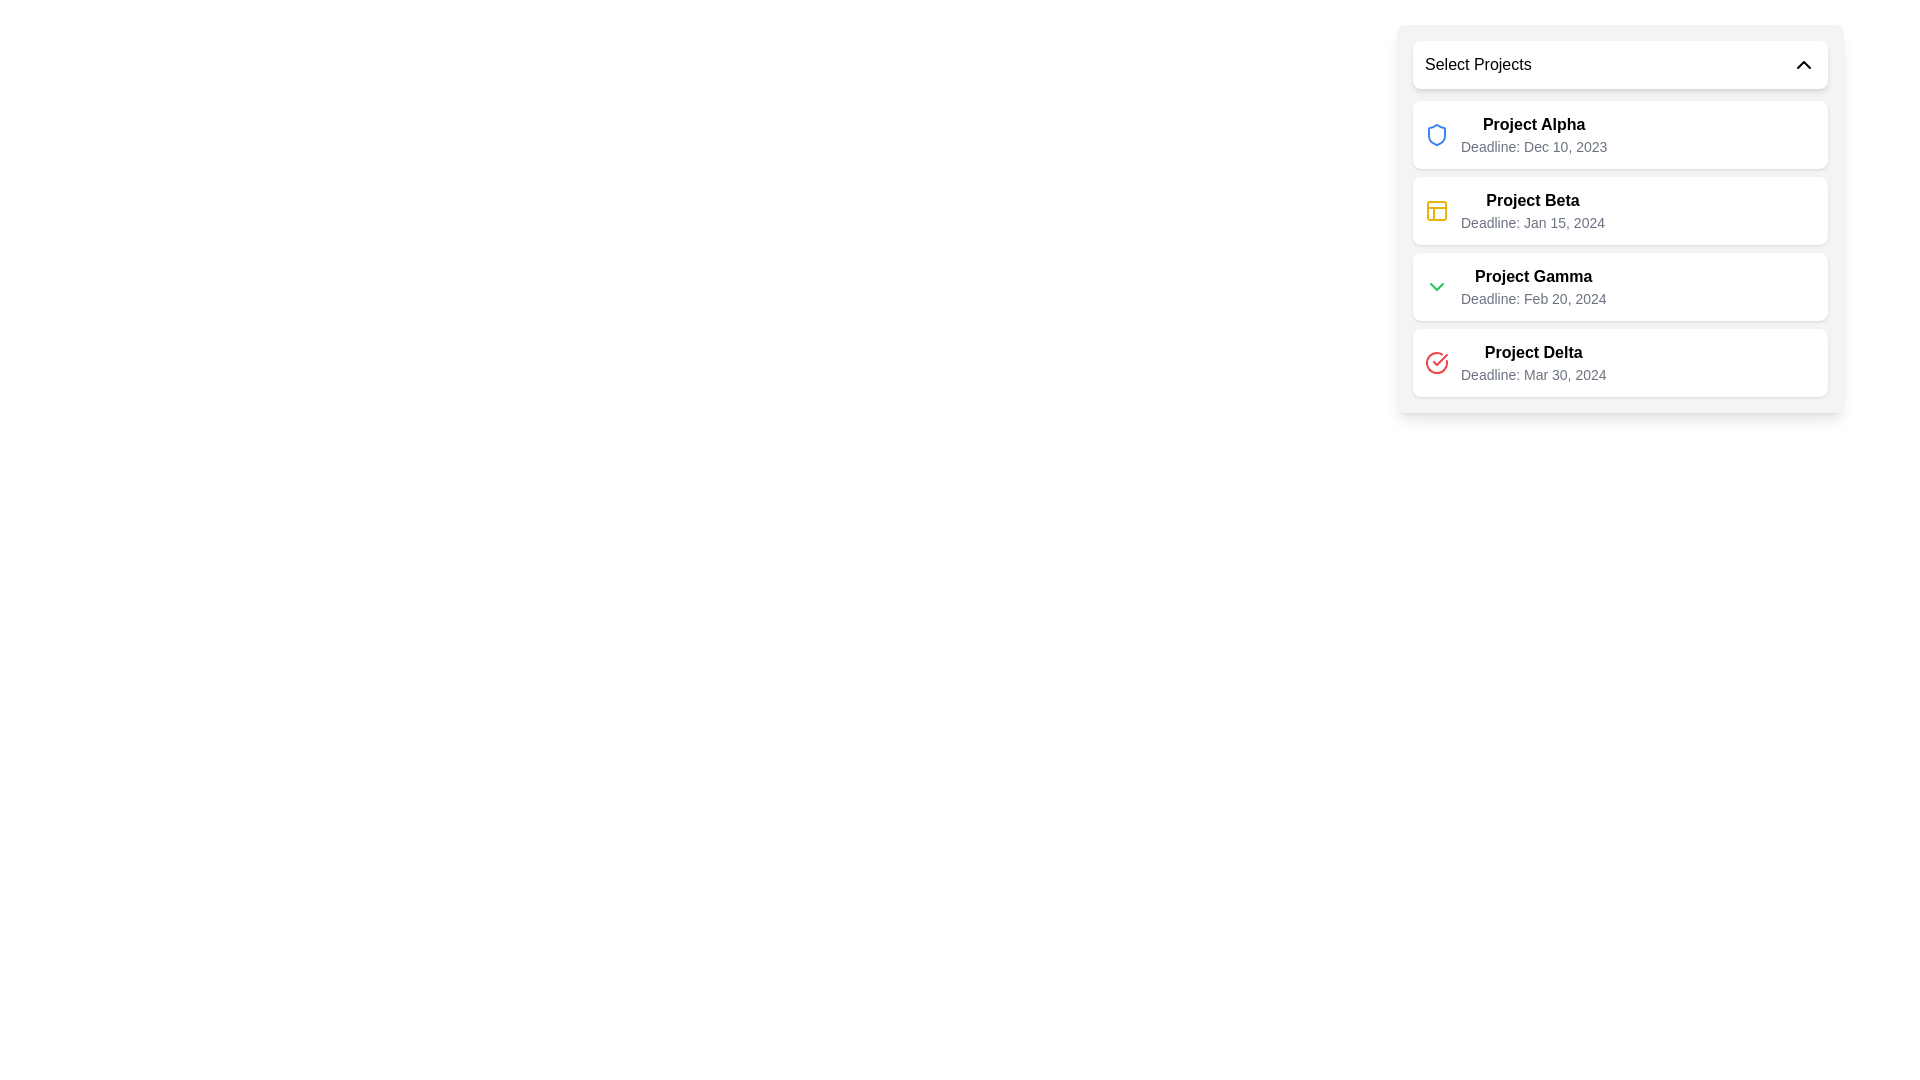  I want to click on the list item displaying the title 'Project Beta' with a deadline subtitle, which is the second item in the project list UI, so click(1531, 211).